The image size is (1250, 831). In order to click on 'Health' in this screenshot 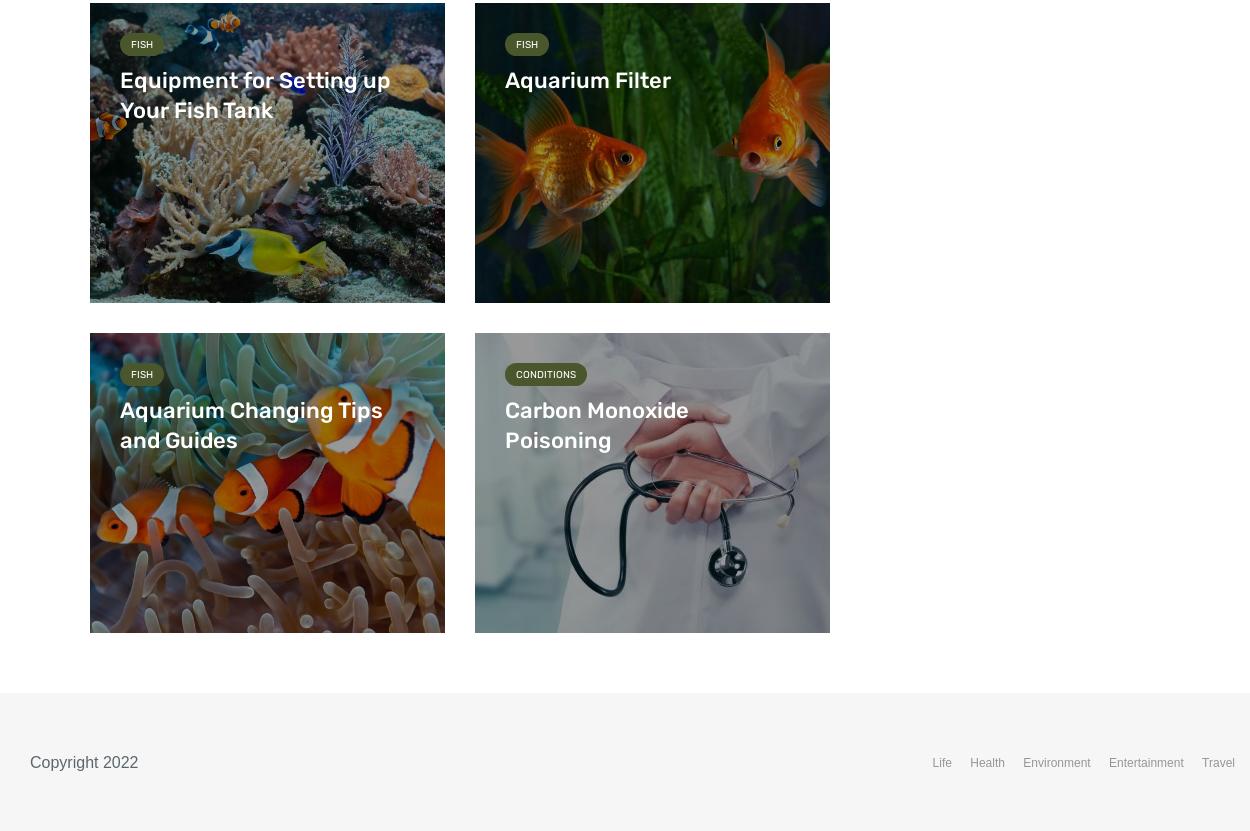, I will do `click(986, 763)`.